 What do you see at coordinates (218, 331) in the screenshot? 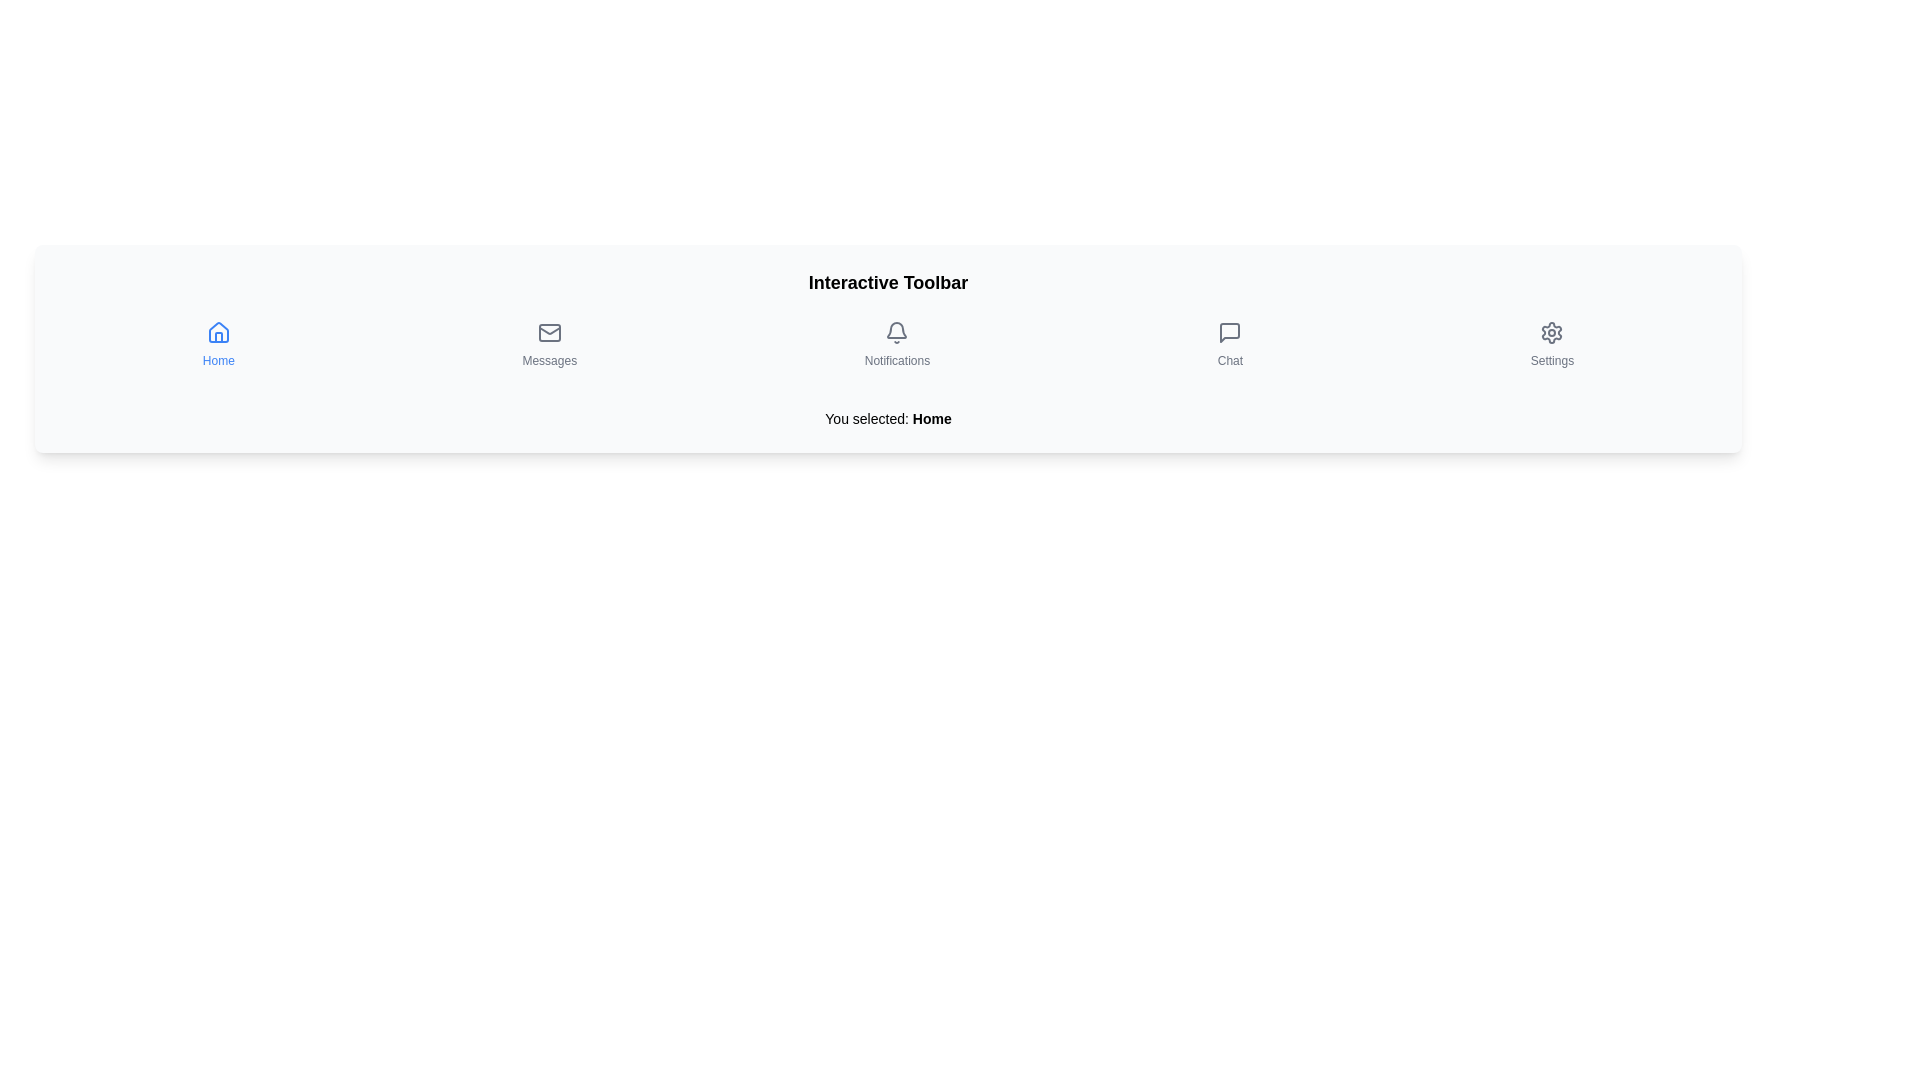
I see `the blue house icon located in the horizontal navigation menu, positioned directly above the 'Home' text label` at bounding box center [218, 331].